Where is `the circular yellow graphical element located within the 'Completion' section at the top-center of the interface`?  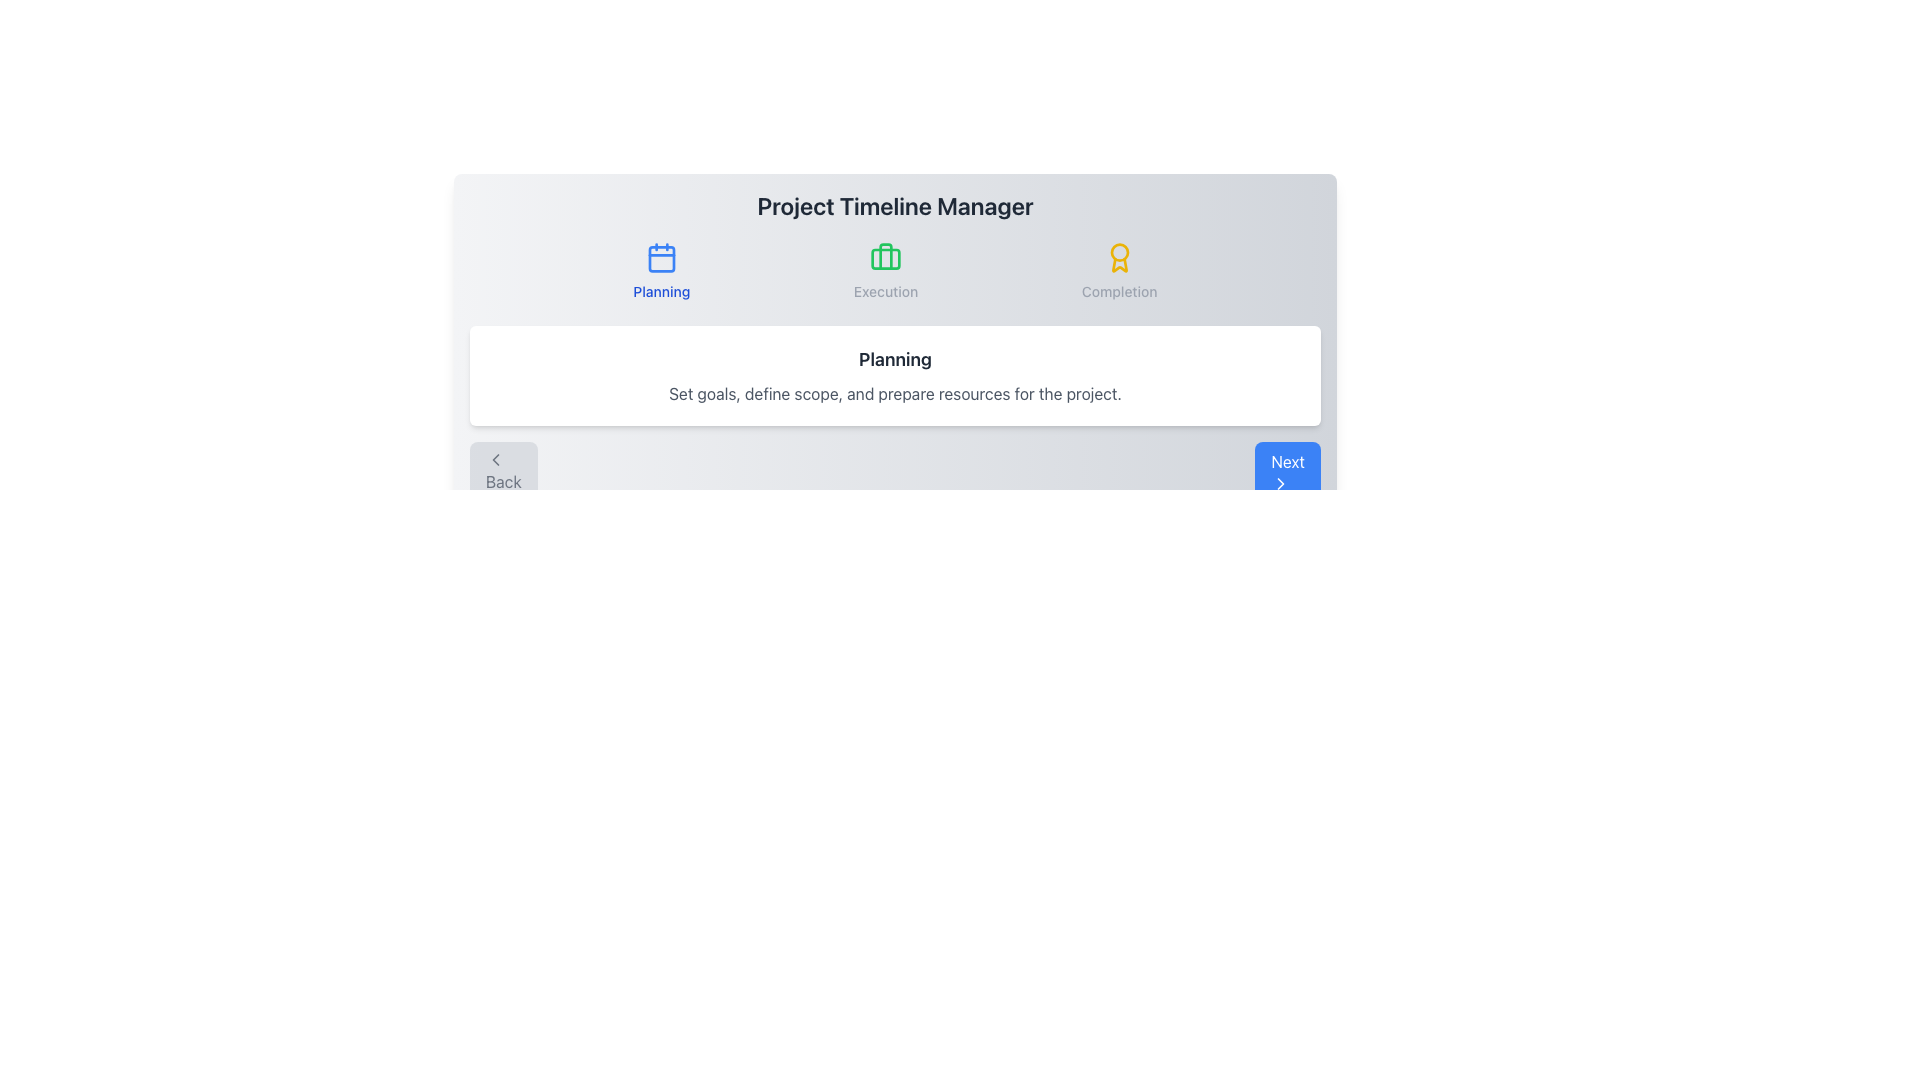 the circular yellow graphical element located within the 'Completion' section at the top-center of the interface is located at coordinates (1118, 251).